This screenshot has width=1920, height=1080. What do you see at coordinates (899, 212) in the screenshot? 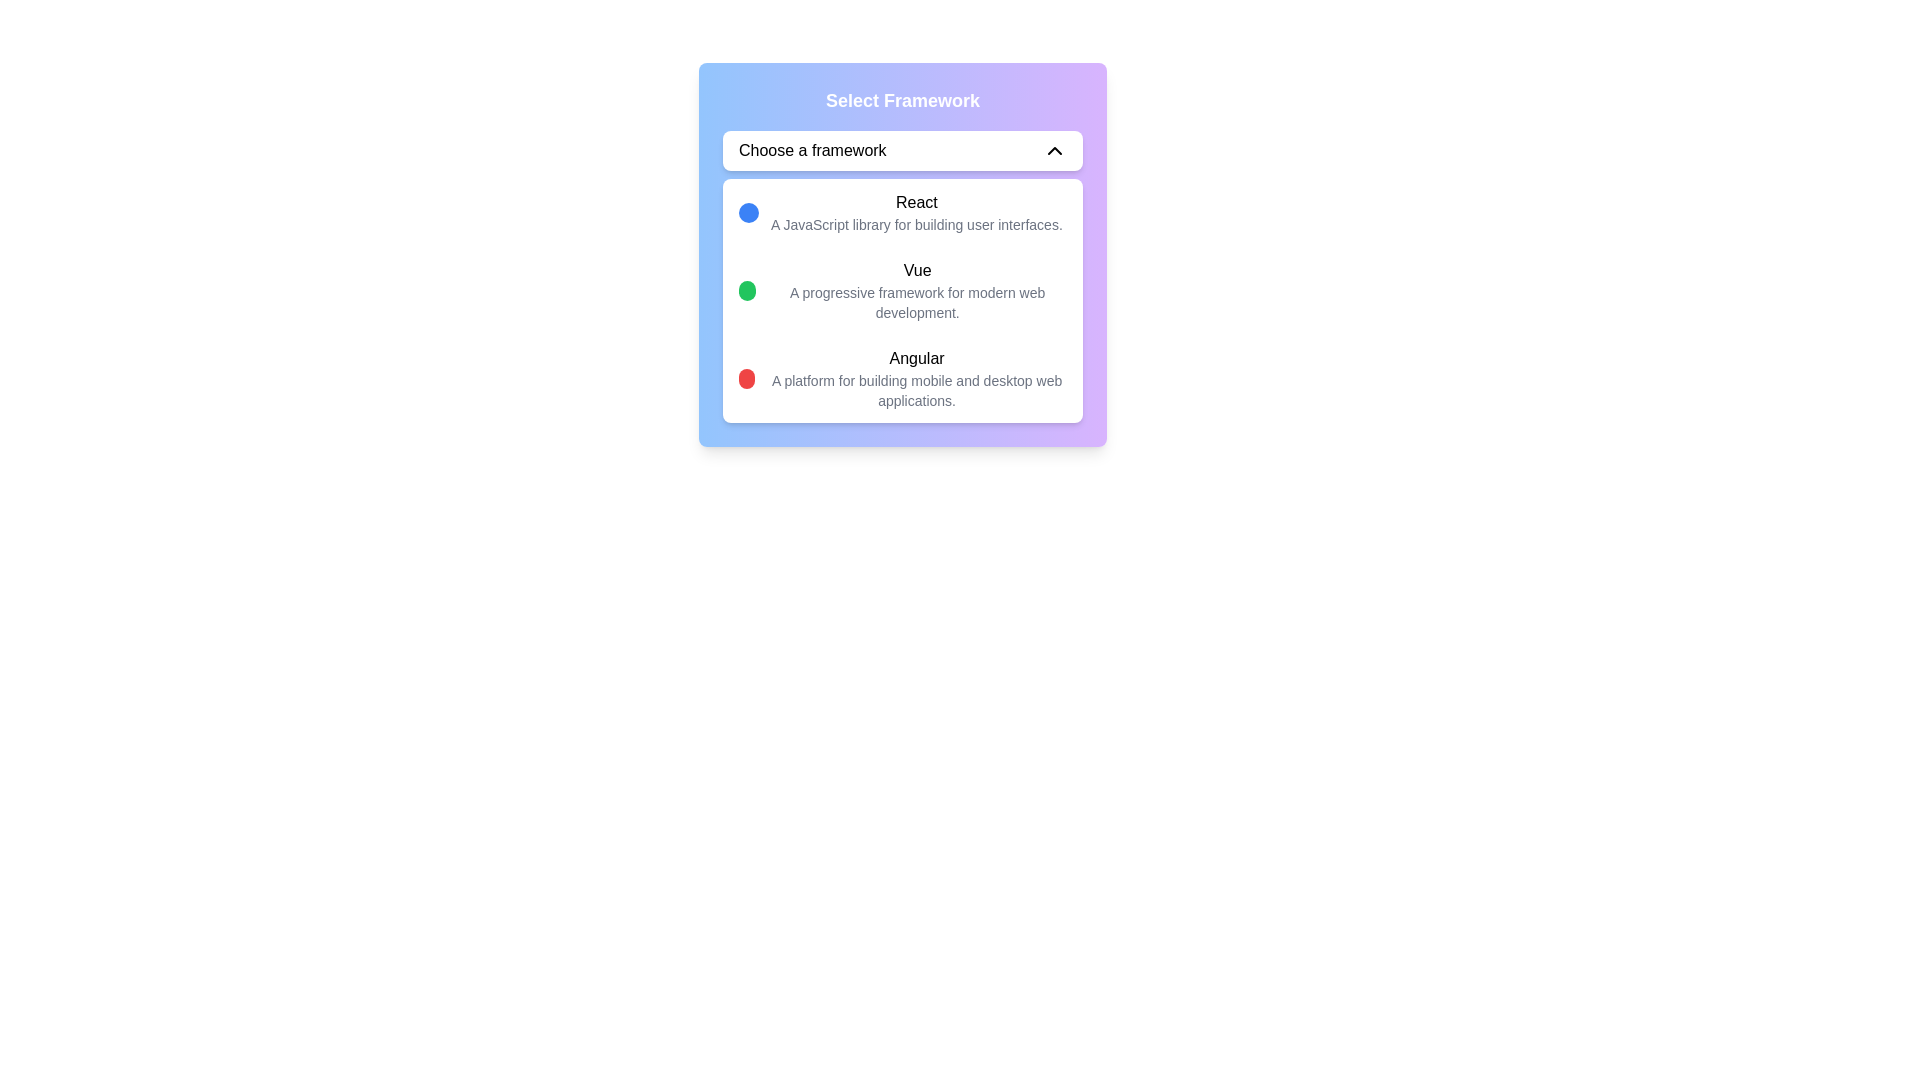
I see `the informational Text block that introduces the React framework, which is the first item in the vertical menu list under the 'Choose a framework' dropdown header` at bounding box center [899, 212].